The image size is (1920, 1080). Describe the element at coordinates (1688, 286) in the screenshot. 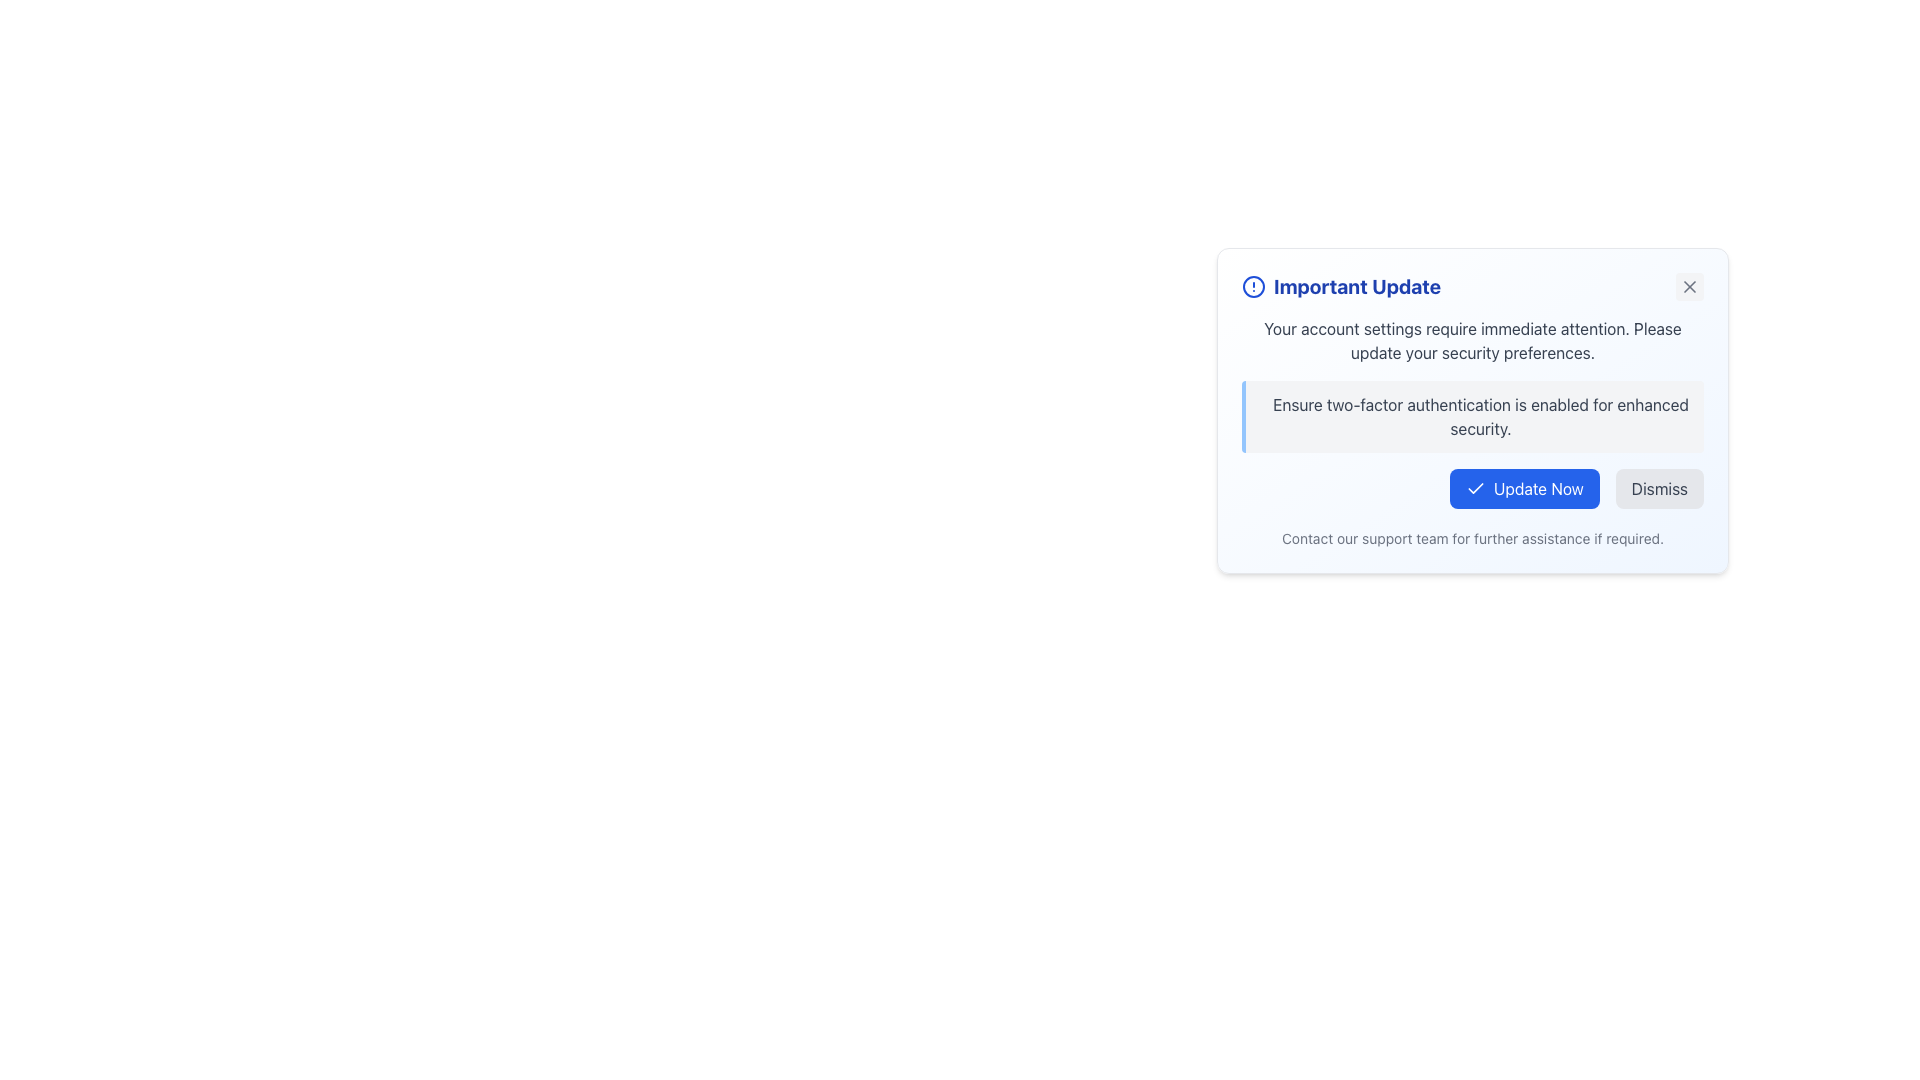

I see `the small gray diagonal cross icon` at that location.